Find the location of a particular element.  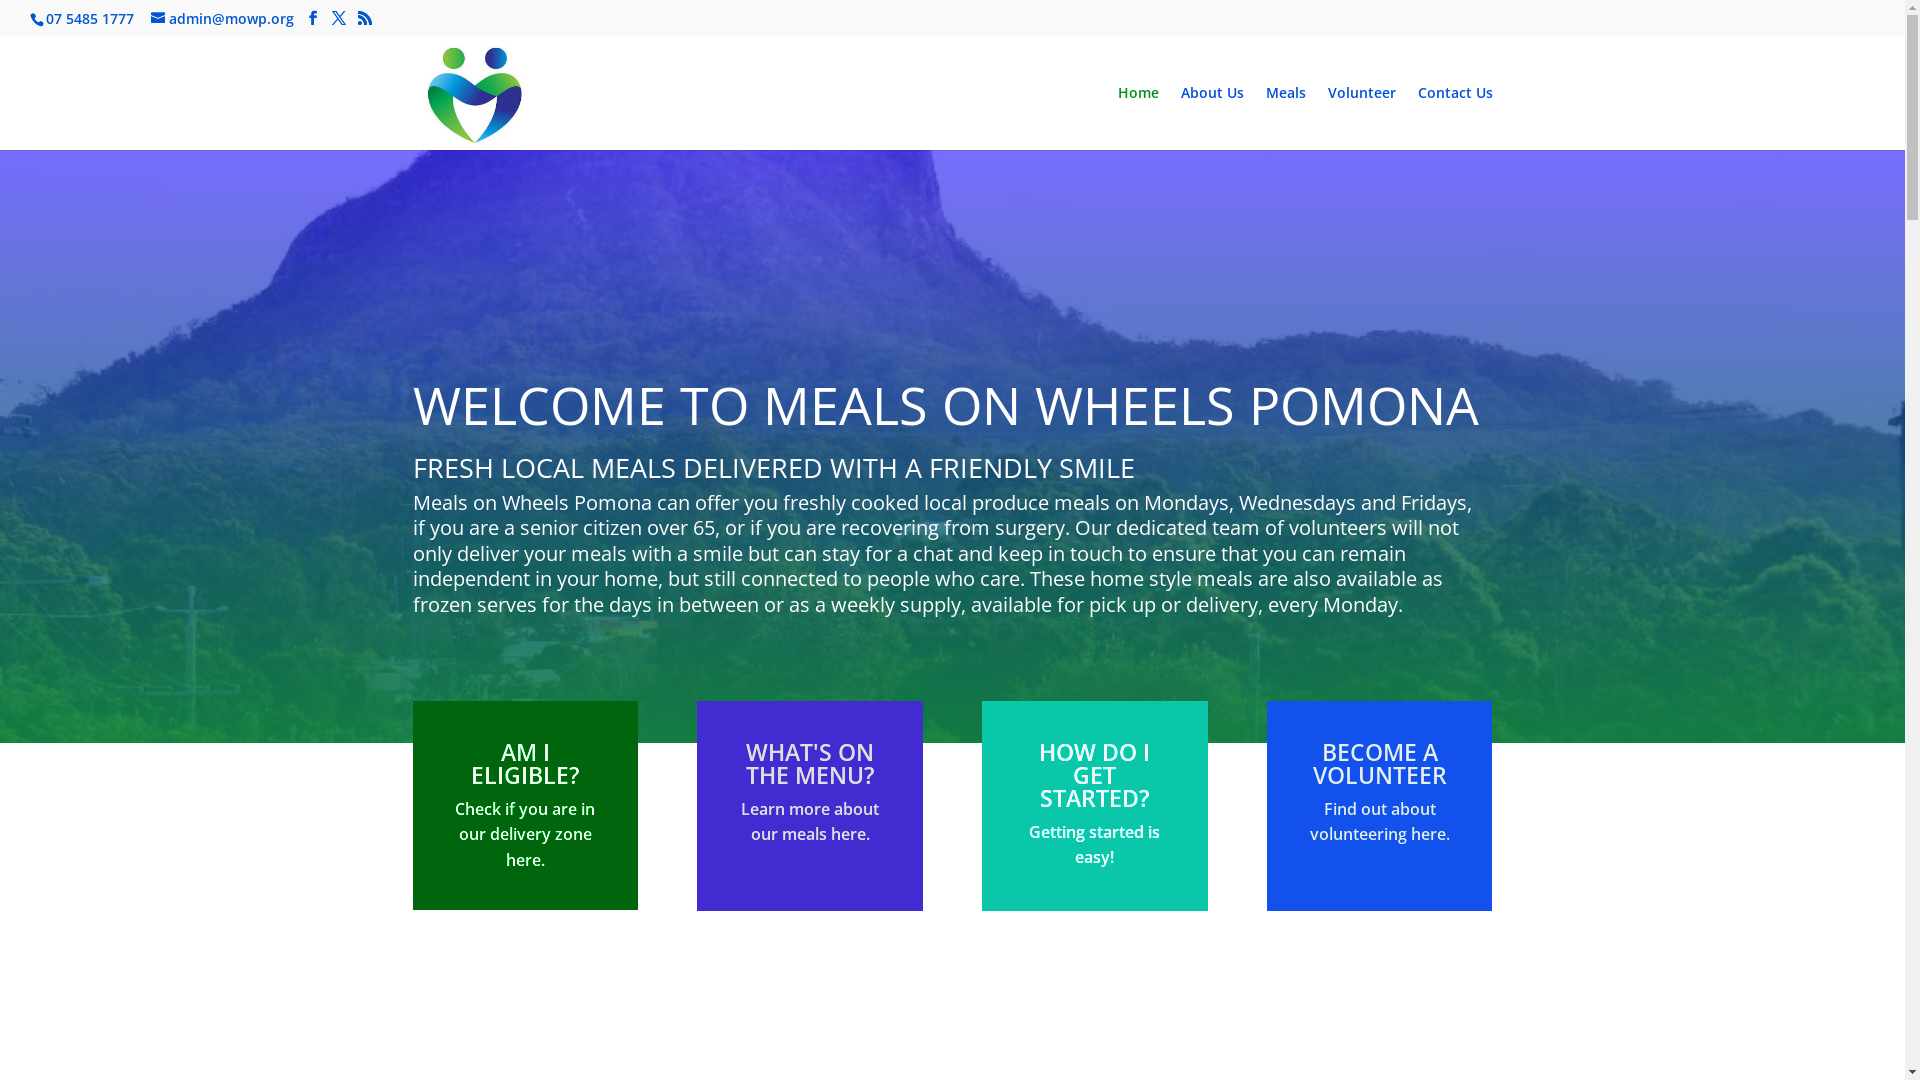

'Home' is located at coordinates (1138, 118).